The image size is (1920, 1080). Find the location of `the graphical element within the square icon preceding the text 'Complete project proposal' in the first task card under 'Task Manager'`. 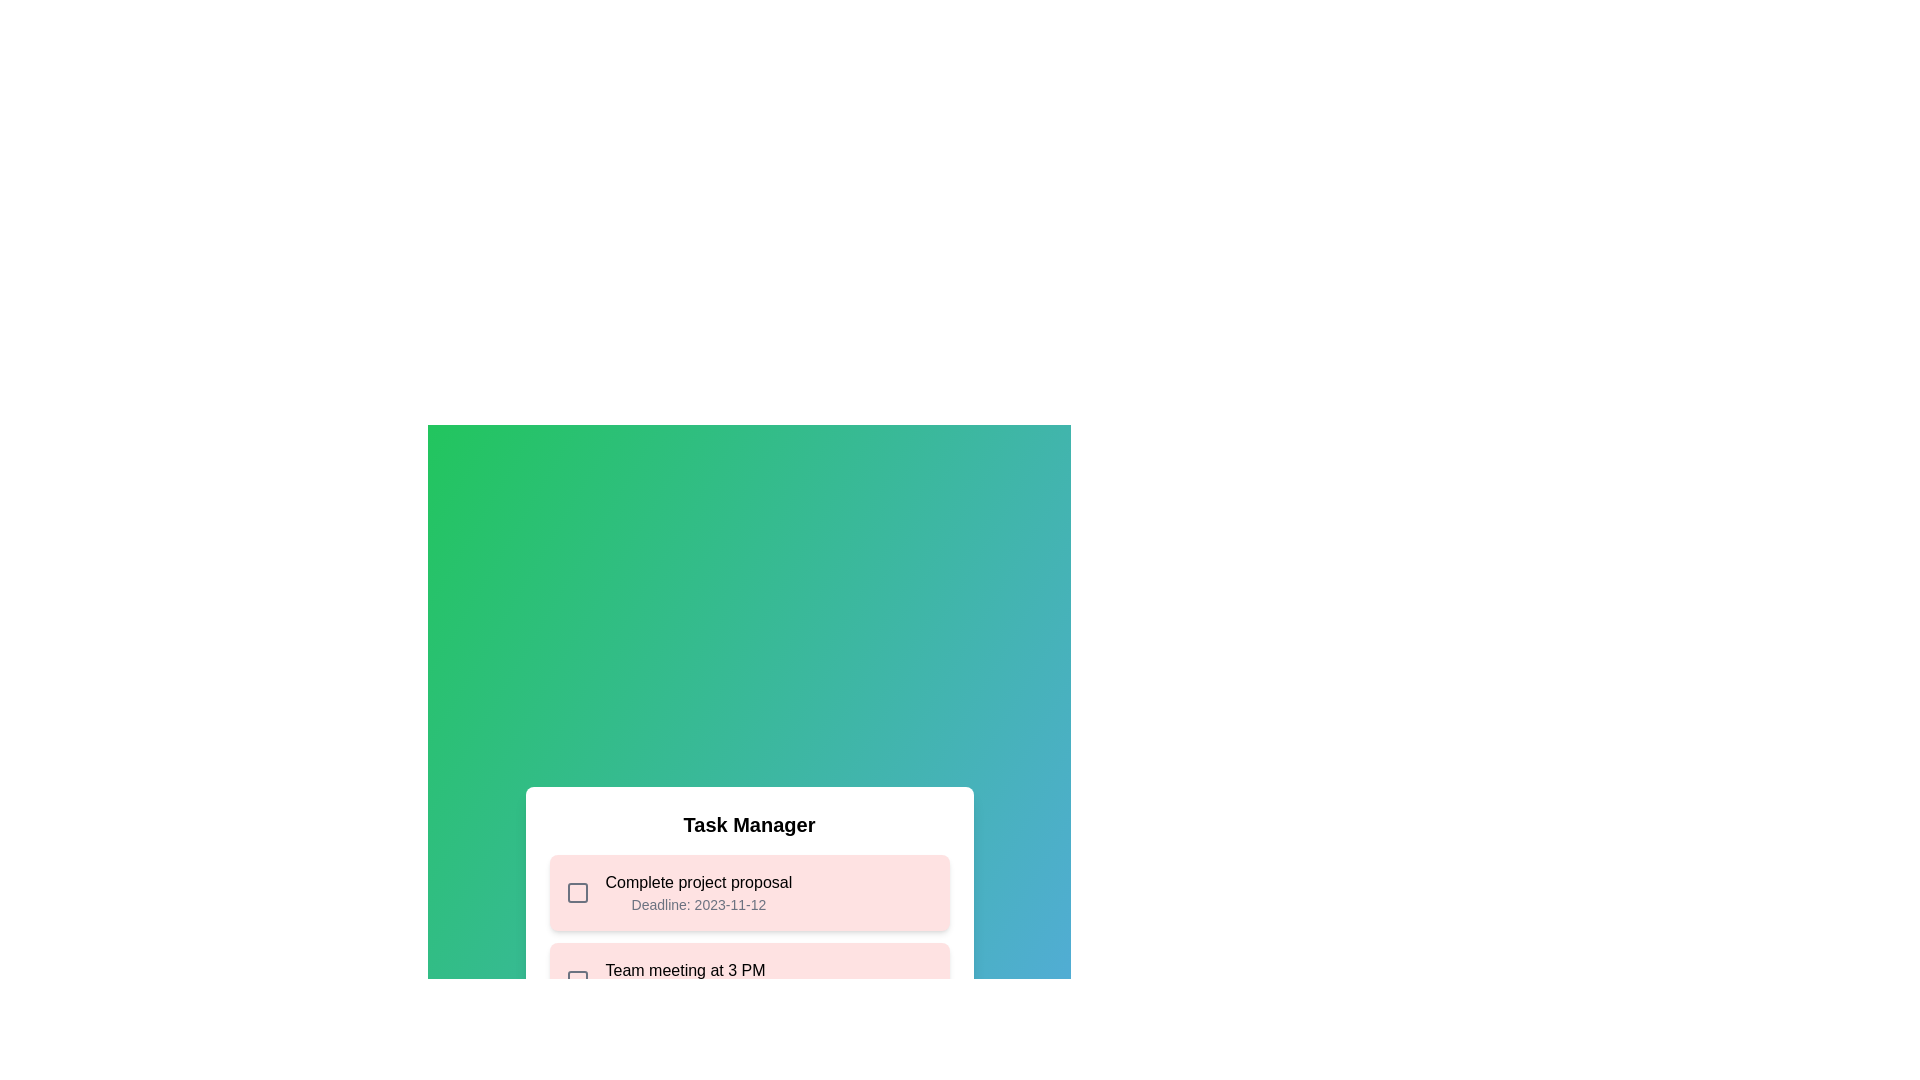

the graphical element within the square icon preceding the text 'Complete project proposal' in the first task card under 'Task Manager' is located at coordinates (576, 892).